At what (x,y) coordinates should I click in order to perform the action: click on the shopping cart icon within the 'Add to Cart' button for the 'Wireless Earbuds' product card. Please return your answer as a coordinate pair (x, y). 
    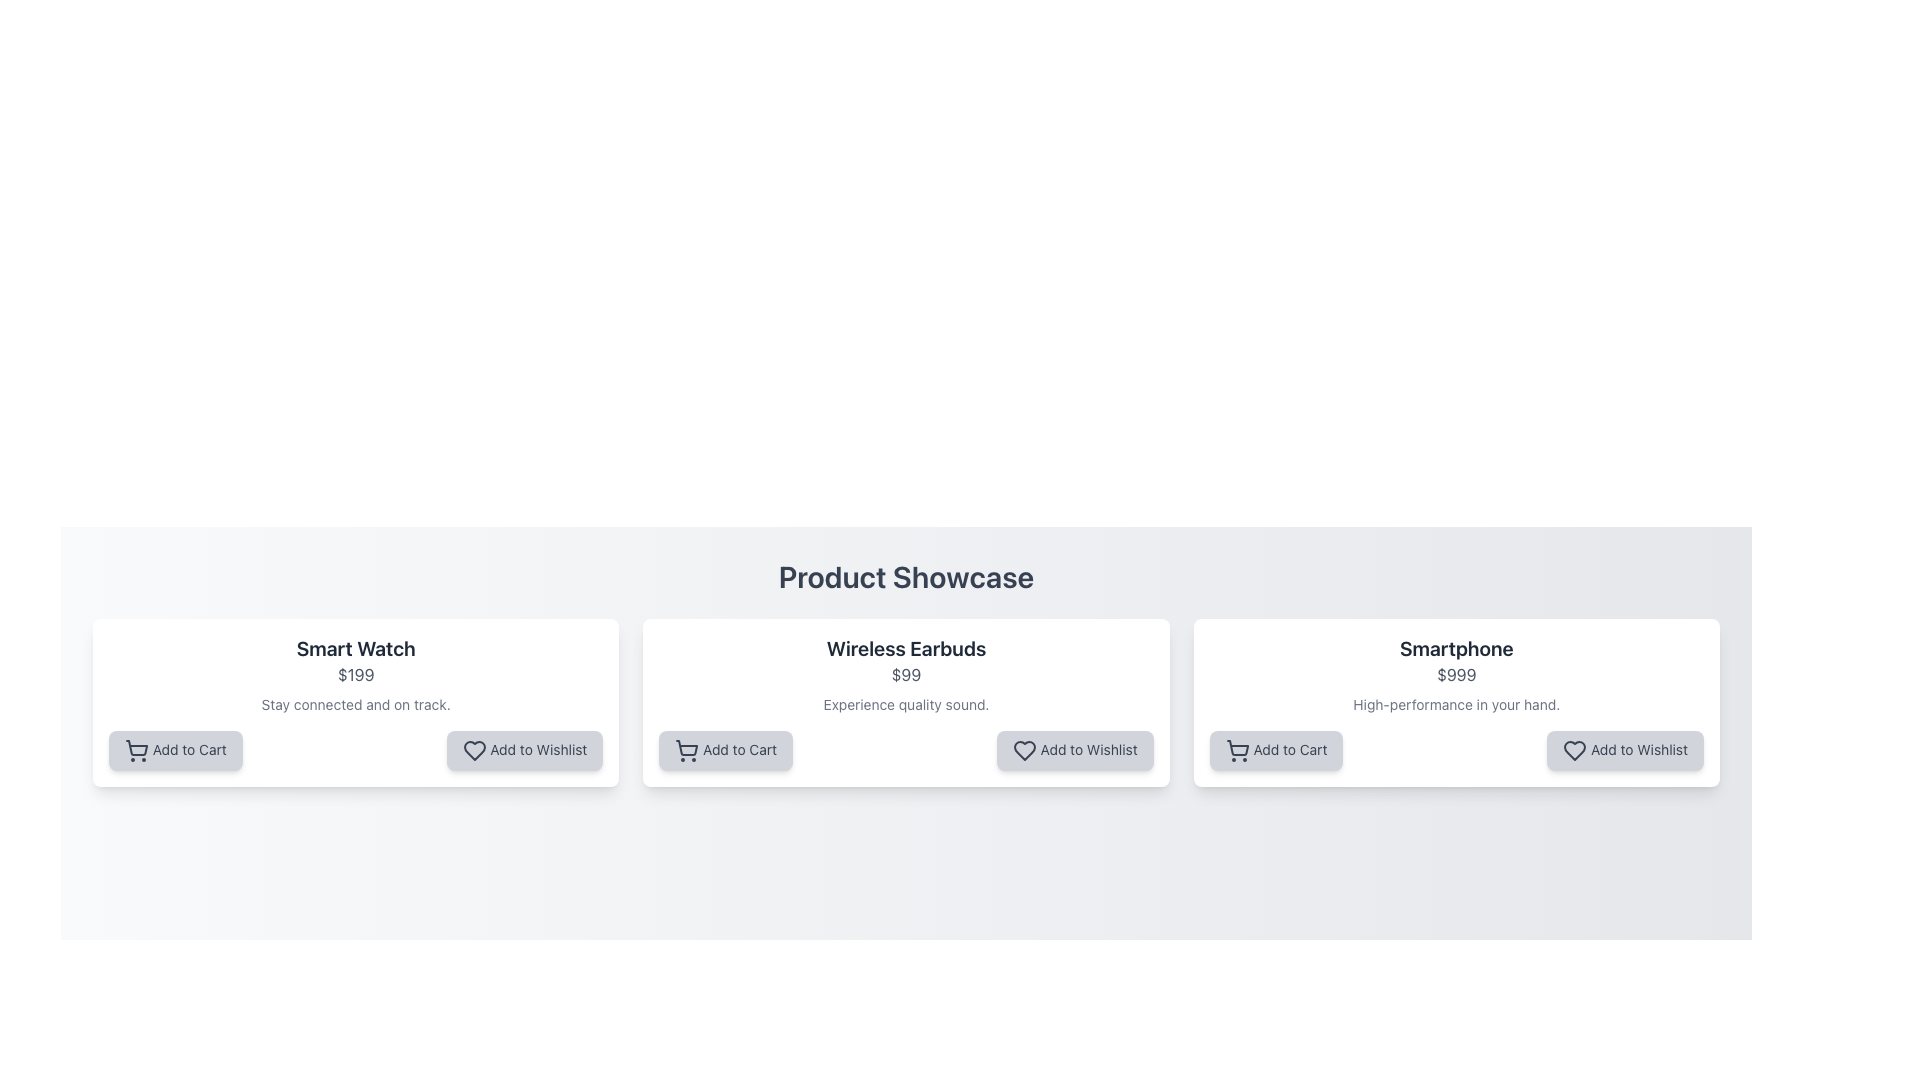
    Looking at the image, I should click on (687, 751).